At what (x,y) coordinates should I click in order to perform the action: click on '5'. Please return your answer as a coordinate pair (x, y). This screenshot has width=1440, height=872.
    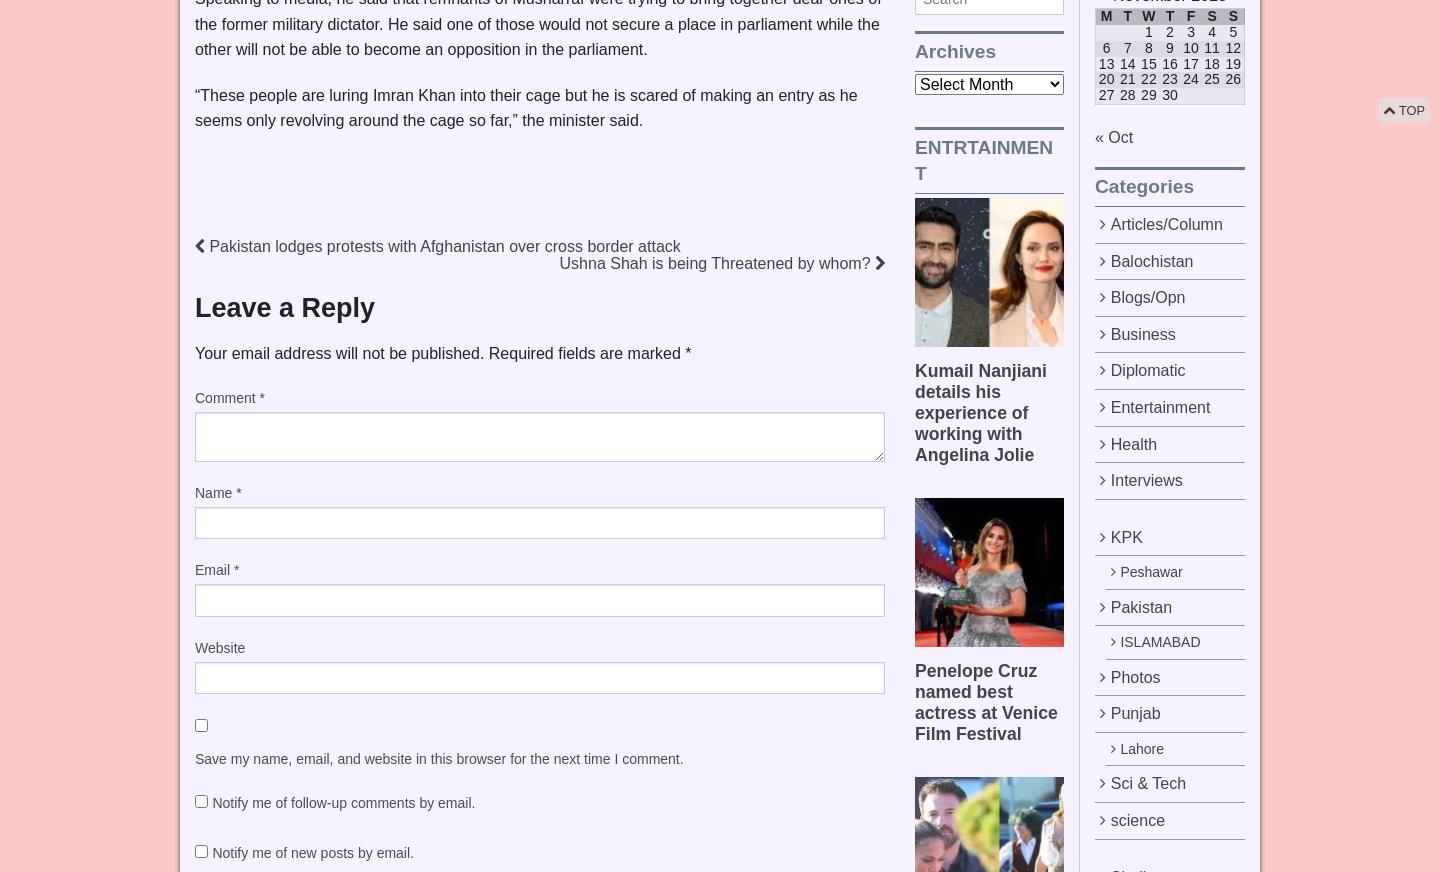
    Looking at the image, I should click on (1231, 31).